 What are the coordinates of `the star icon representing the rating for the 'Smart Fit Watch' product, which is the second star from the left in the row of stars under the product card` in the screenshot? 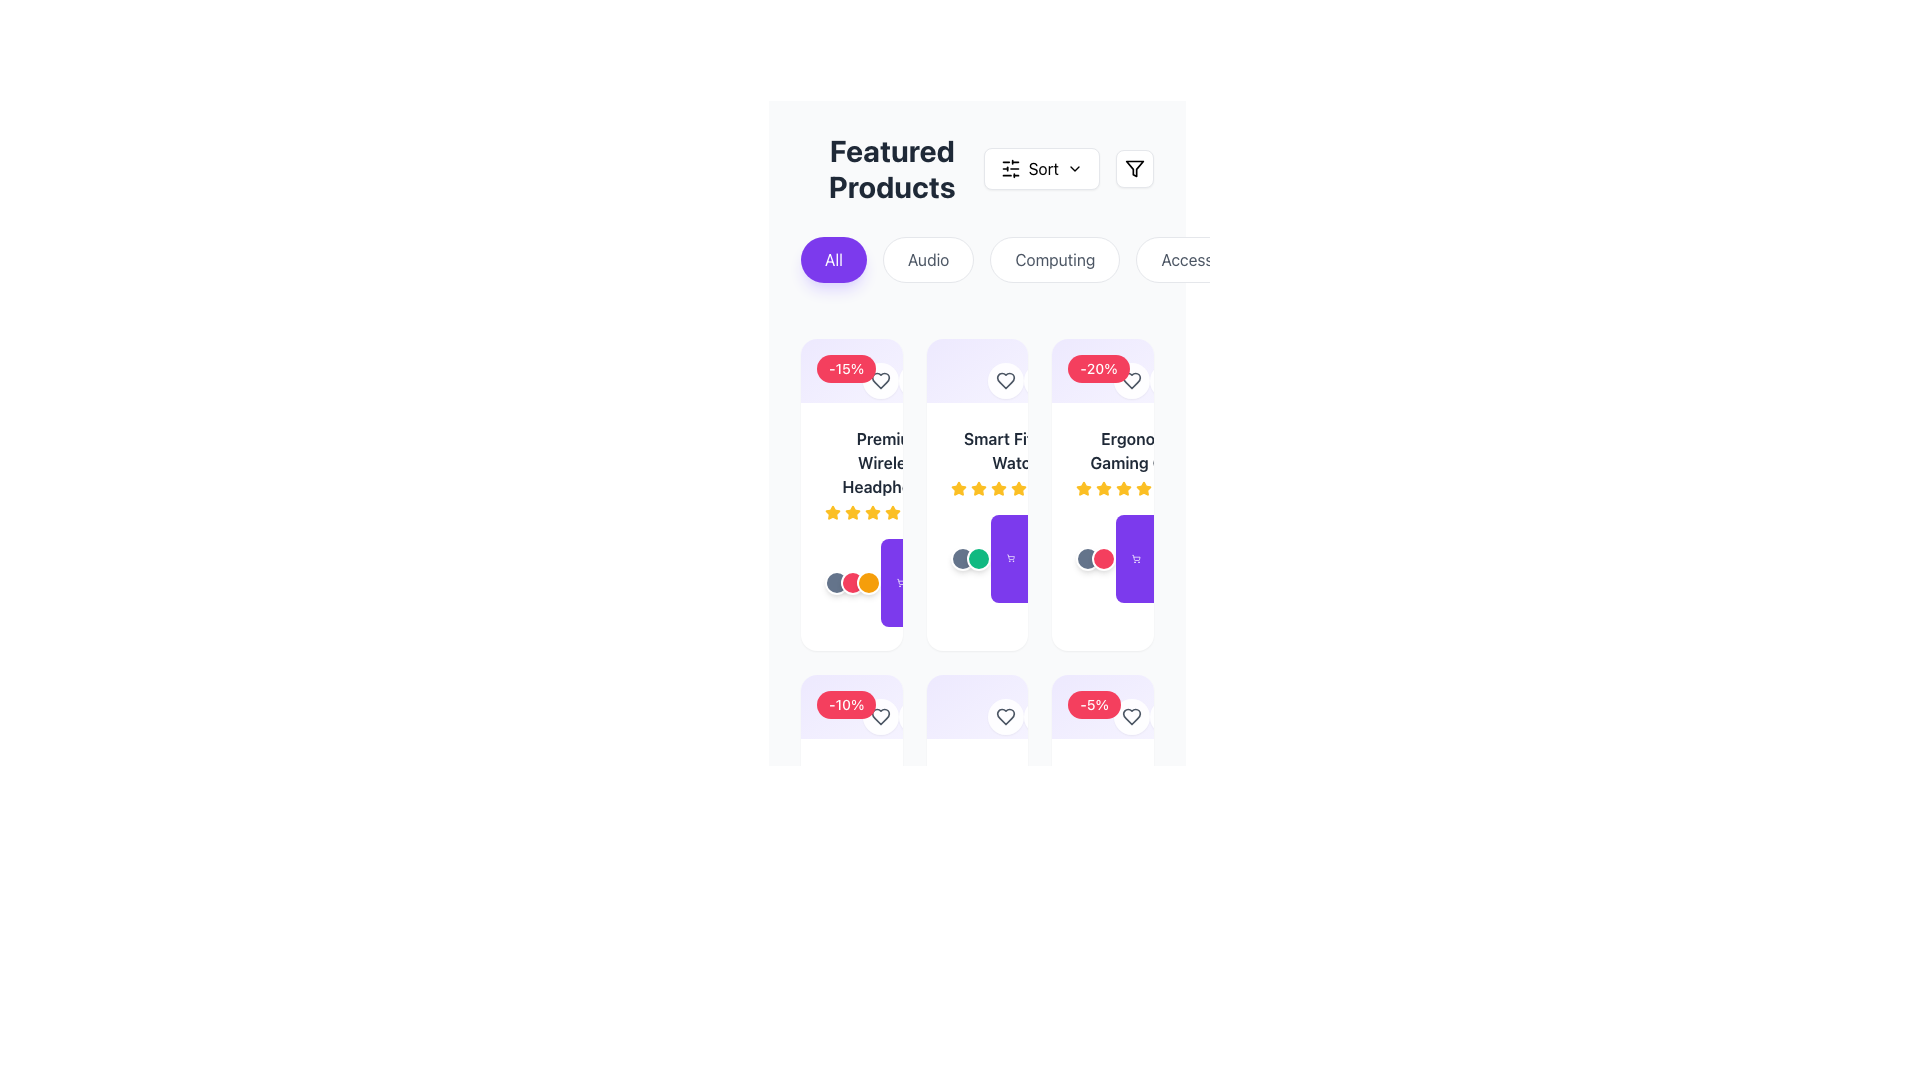 It's located at (978, 488).